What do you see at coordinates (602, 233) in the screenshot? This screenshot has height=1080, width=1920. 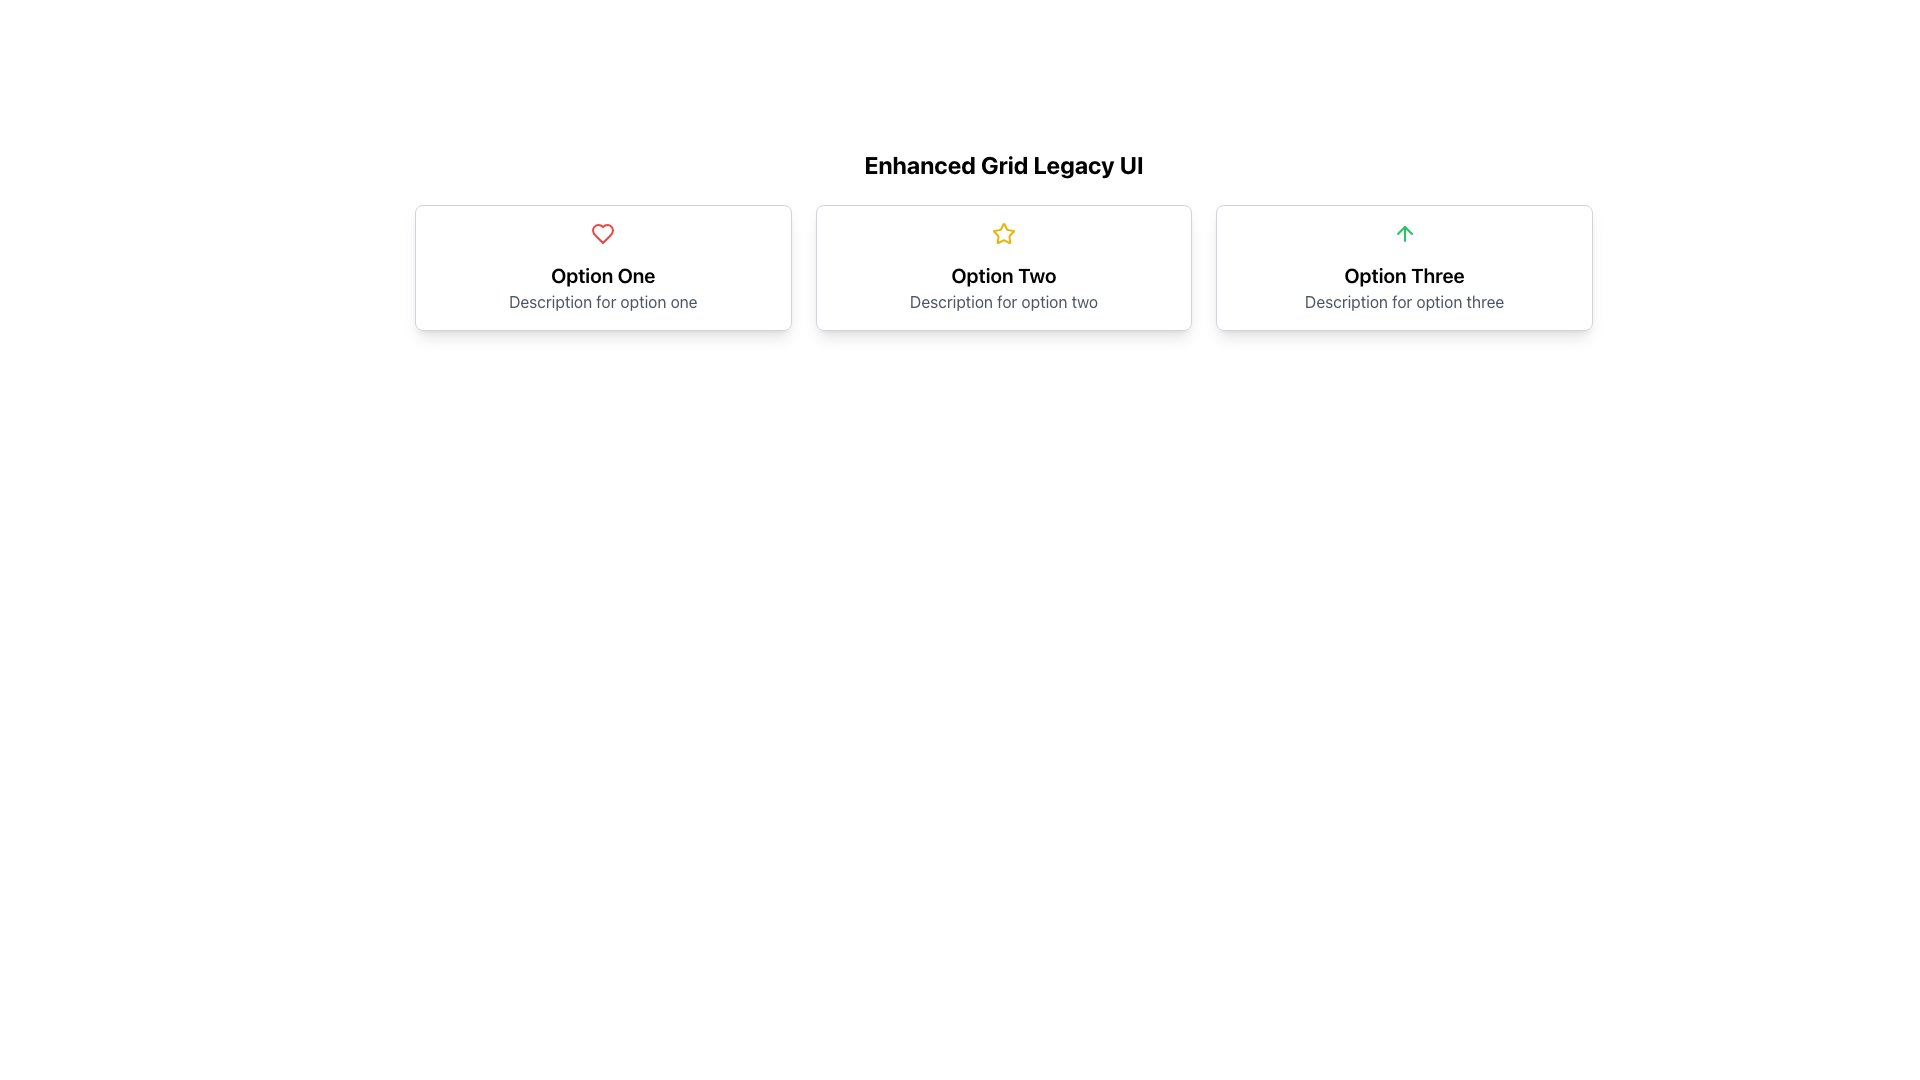 I see `the decorative icon located above the text 'Option One' in the first option card` at bounding box center [602, 233].